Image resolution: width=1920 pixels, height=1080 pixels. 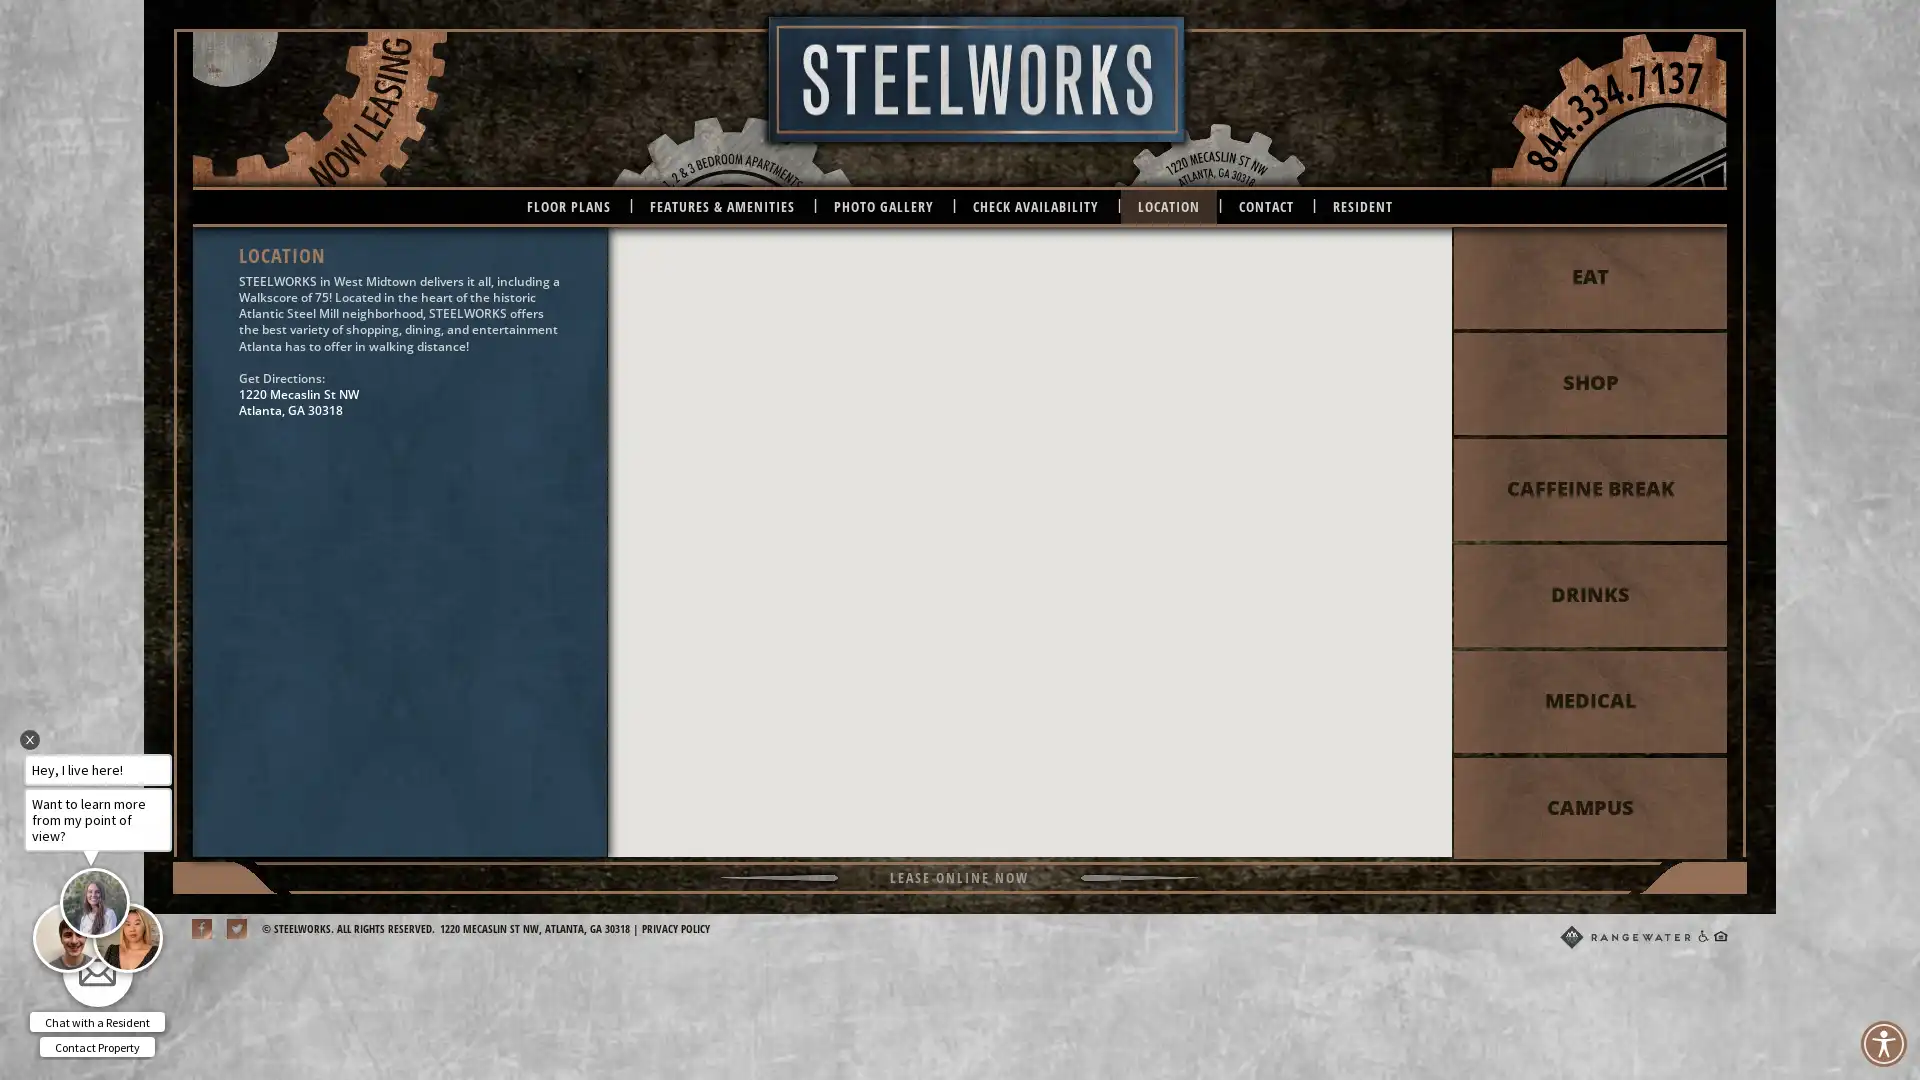 I want to click on Steelworks, so click(x=1029, y=523).